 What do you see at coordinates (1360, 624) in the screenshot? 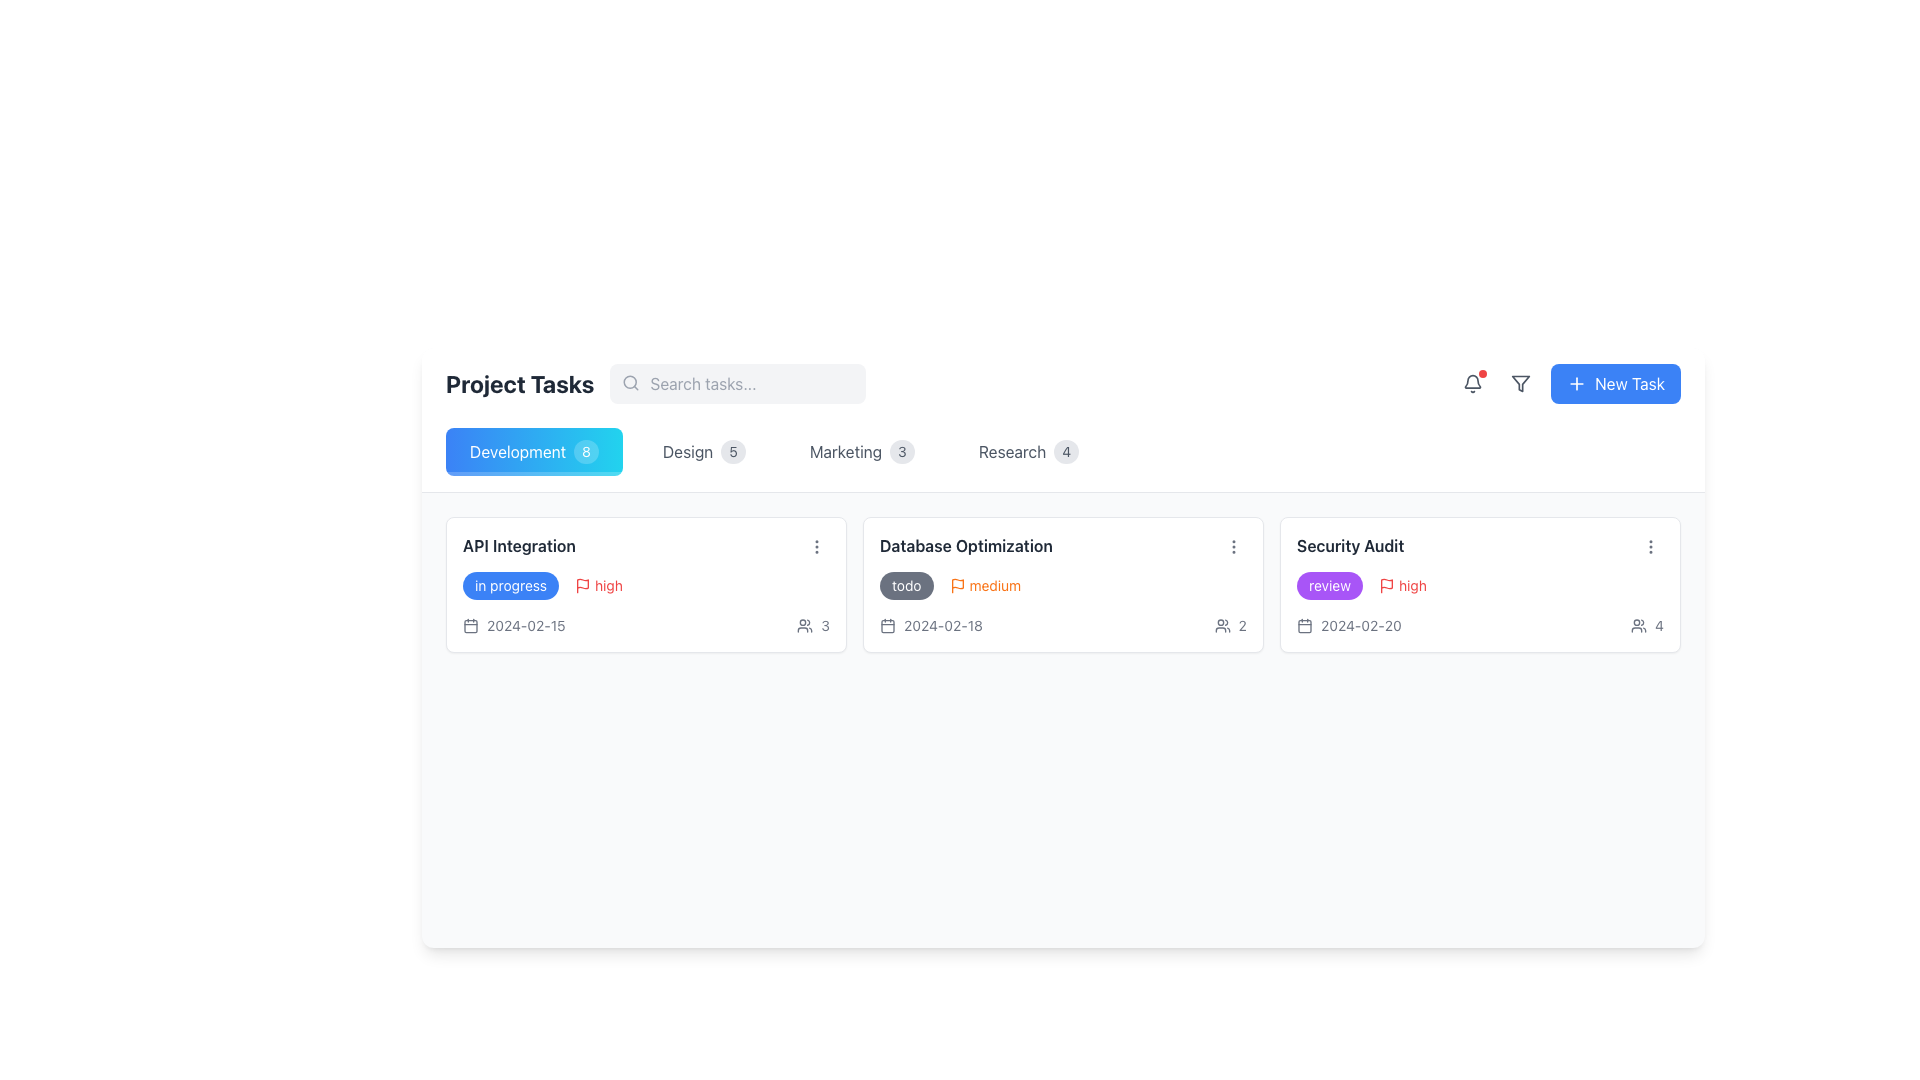
I see `the text element that indicates the due date for the task in the bottom-right section of the 'Security Audit' card` at bounding box center [1360, 624].